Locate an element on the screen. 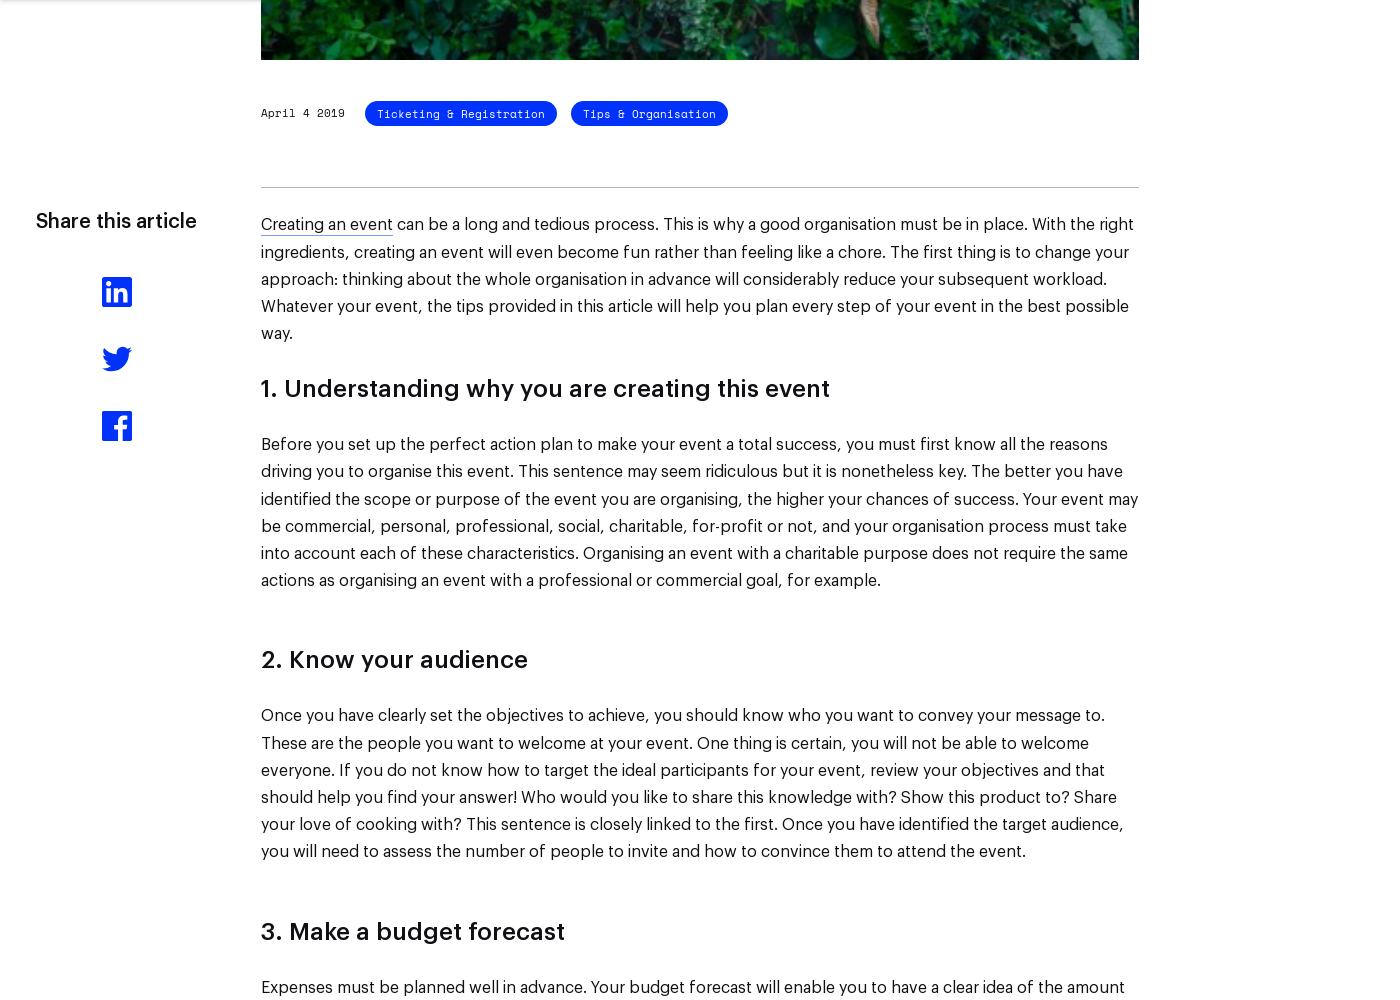 The height and width of the screenshot is (1000, 1400). 'Share this article' is located at coordinates (115, 221).